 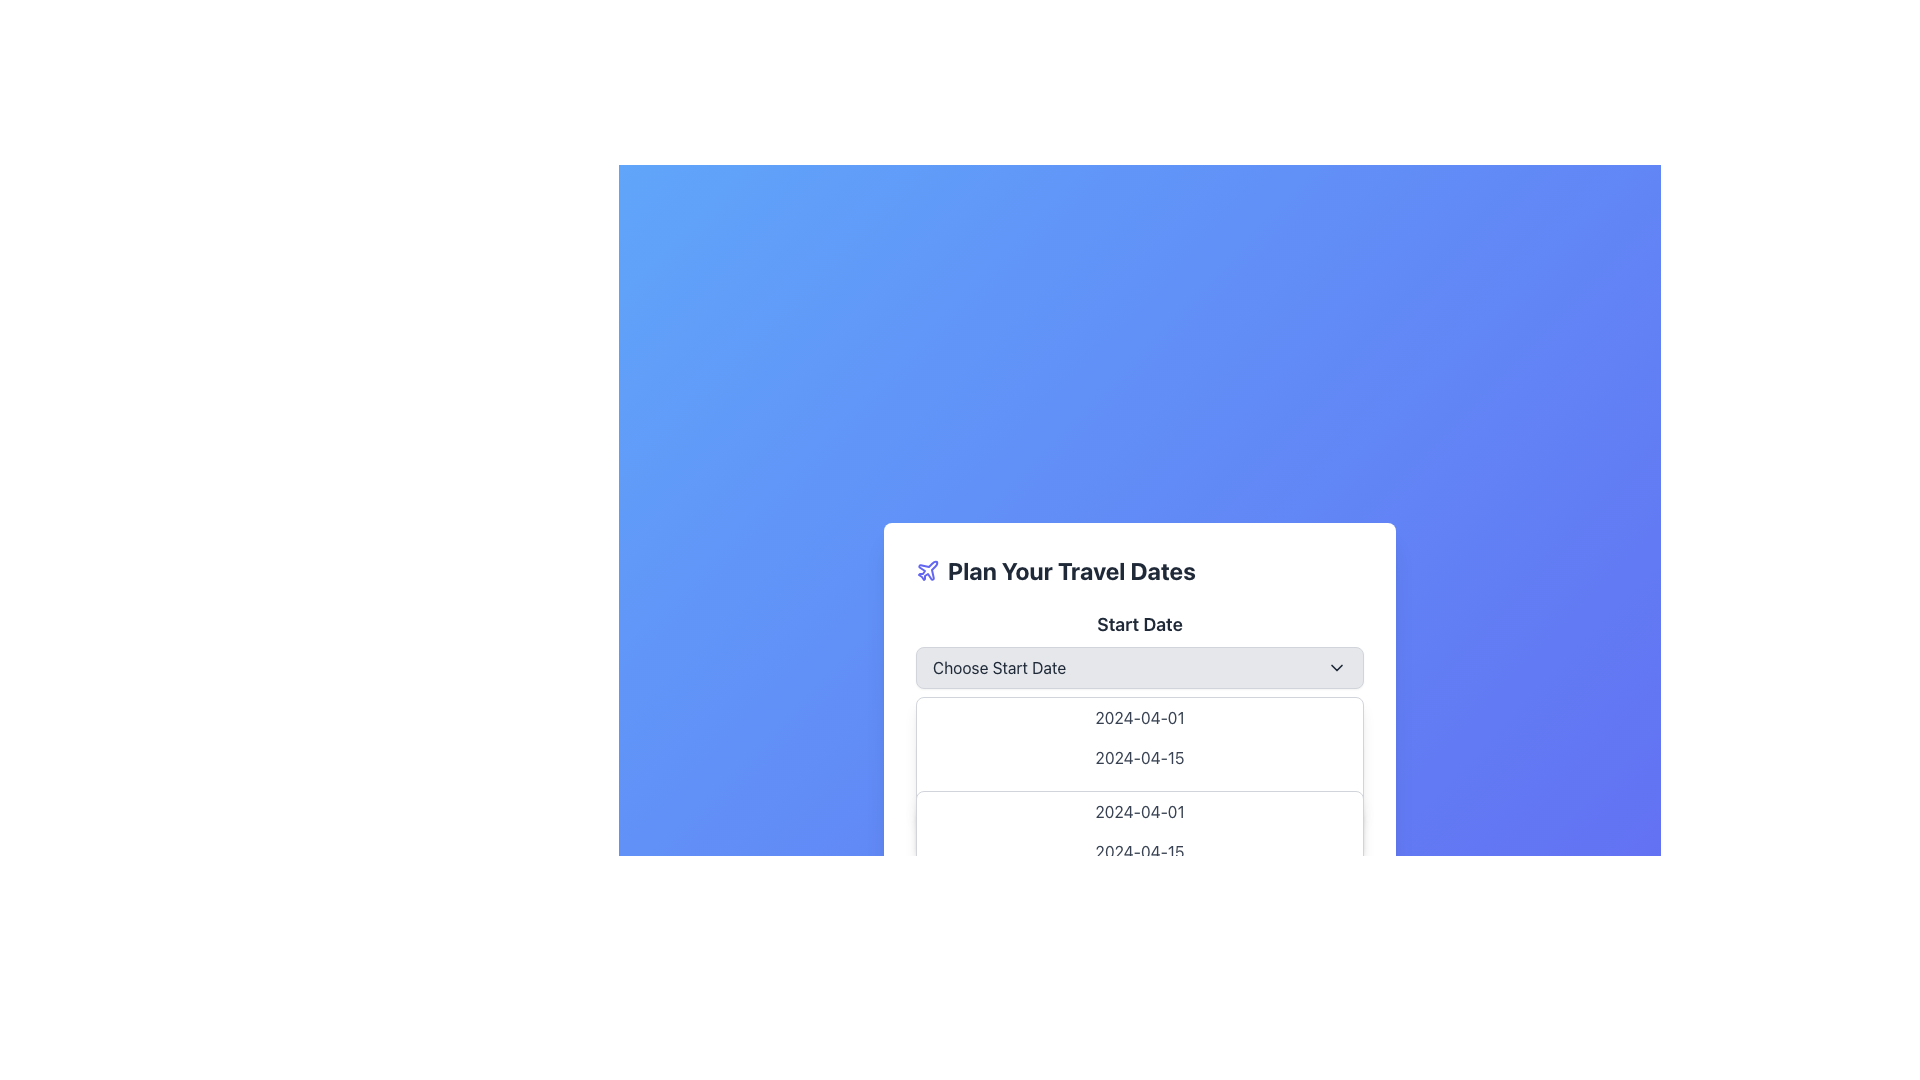 What do you see at coordinates (1140, 758) in the screenshot?
I see `the second date option '2024-04-15' in the dropdown menu` at bounding box center [1140, 758].